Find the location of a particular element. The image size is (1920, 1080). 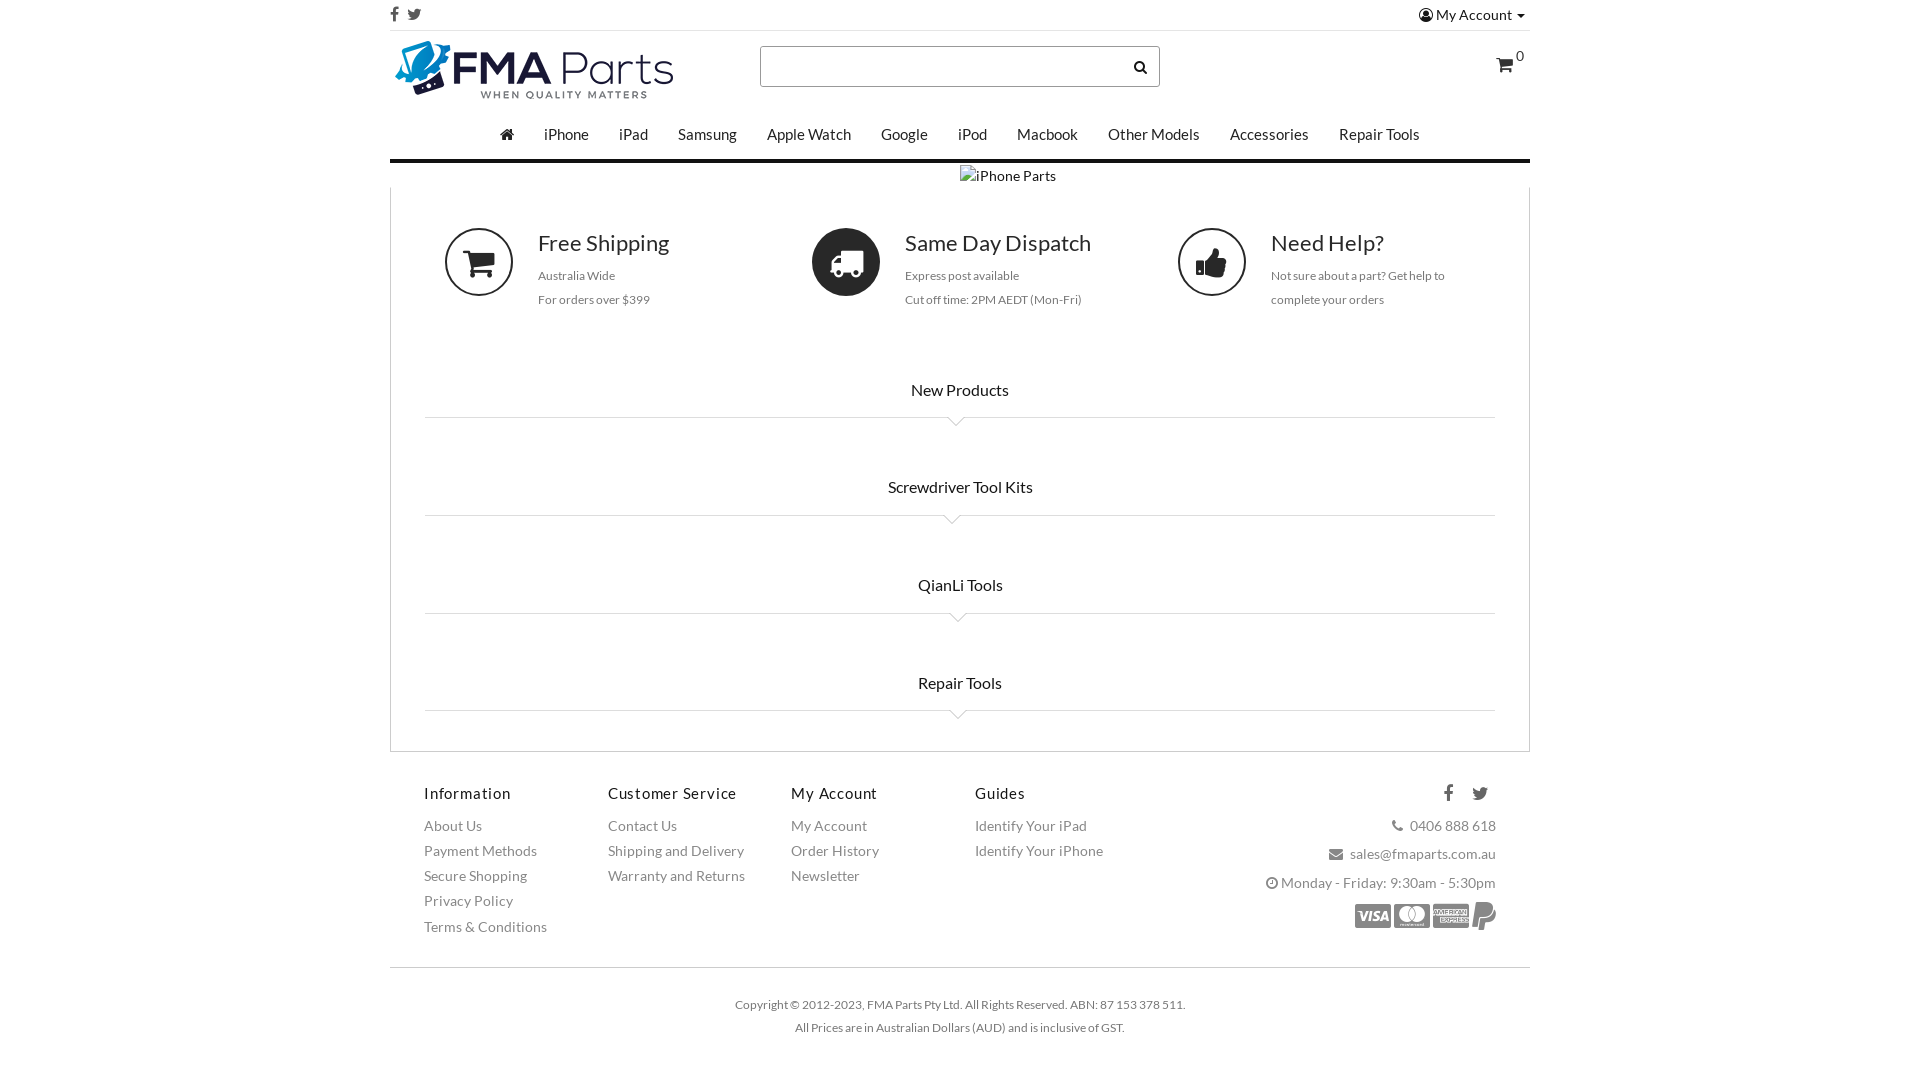

'My Account' is located at coordinates (1472, 14).